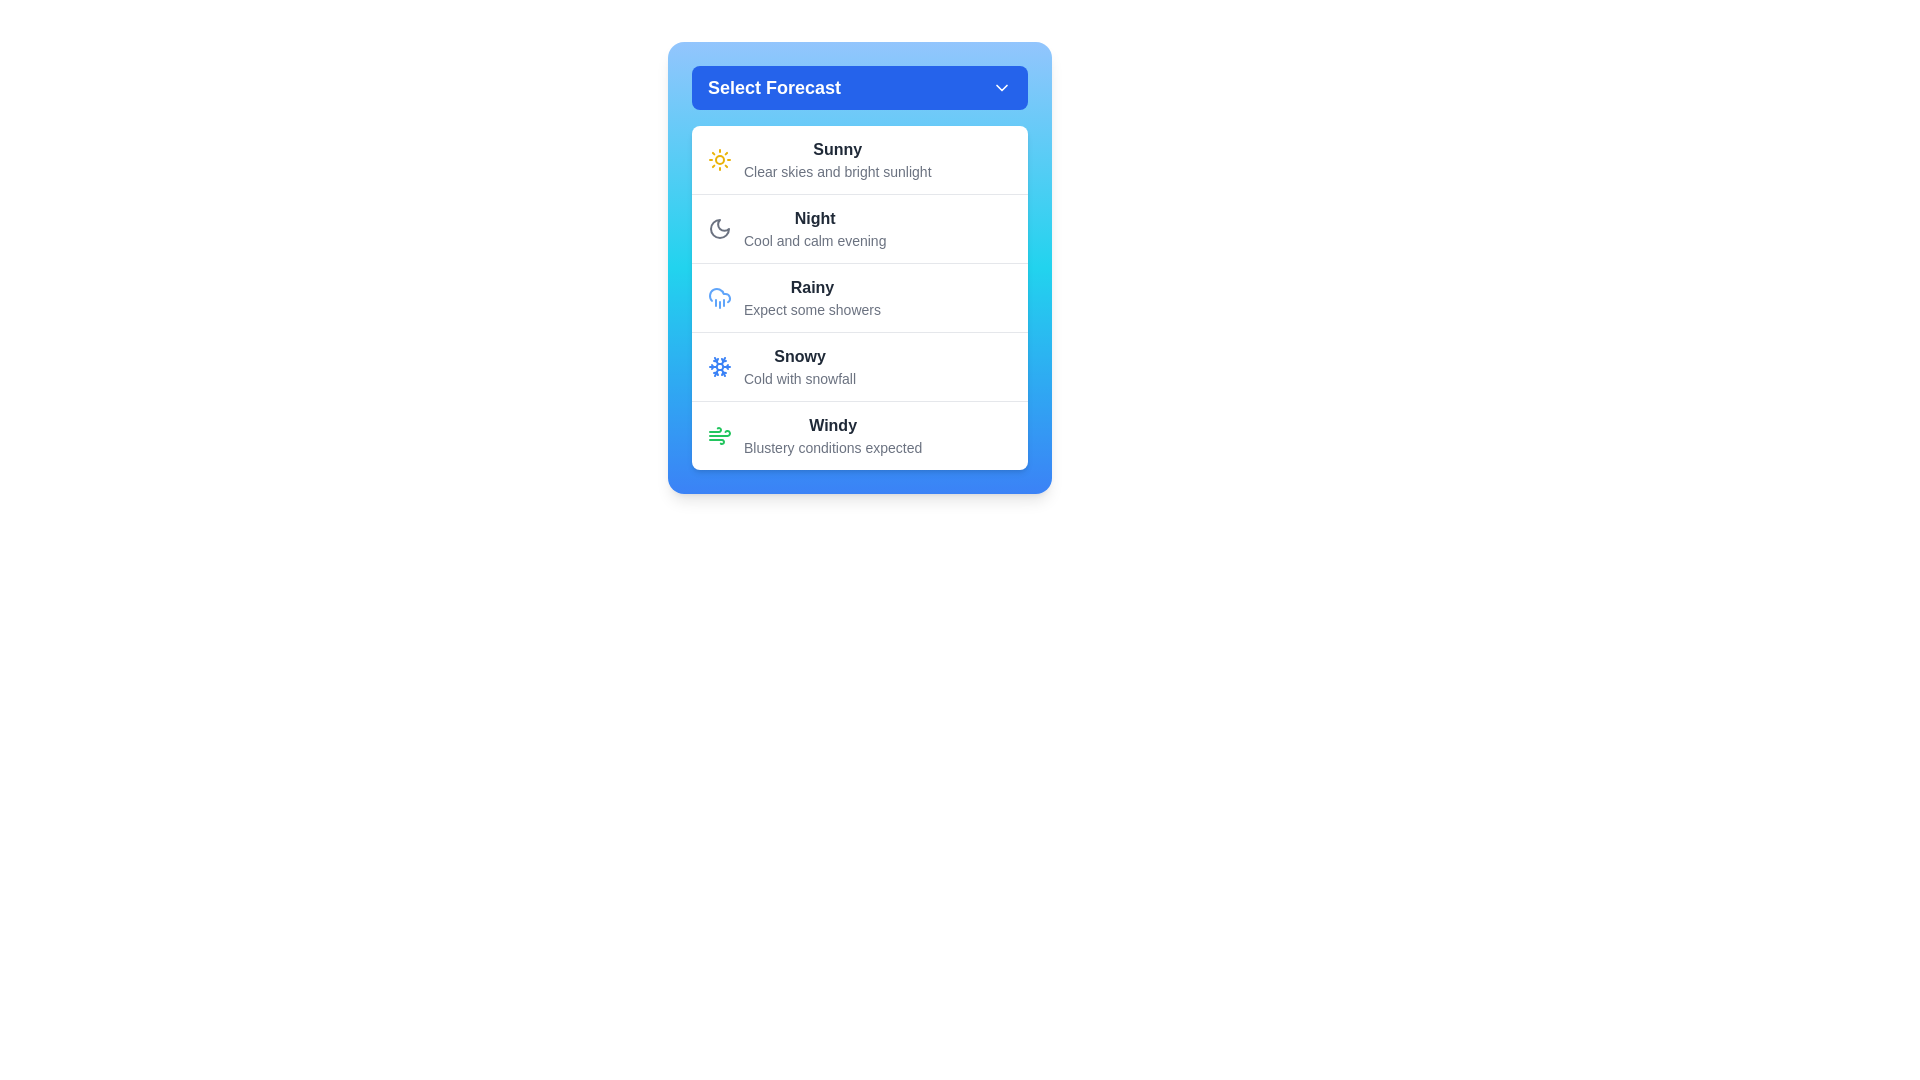 Image resolution: width=1920 pixels, height=1080 pixels. I want to click on the 'Sunny' weather condition icon located at the top-left corner of the forecast list, adjacent to the bold text 'Sunny', so click(720, 158).